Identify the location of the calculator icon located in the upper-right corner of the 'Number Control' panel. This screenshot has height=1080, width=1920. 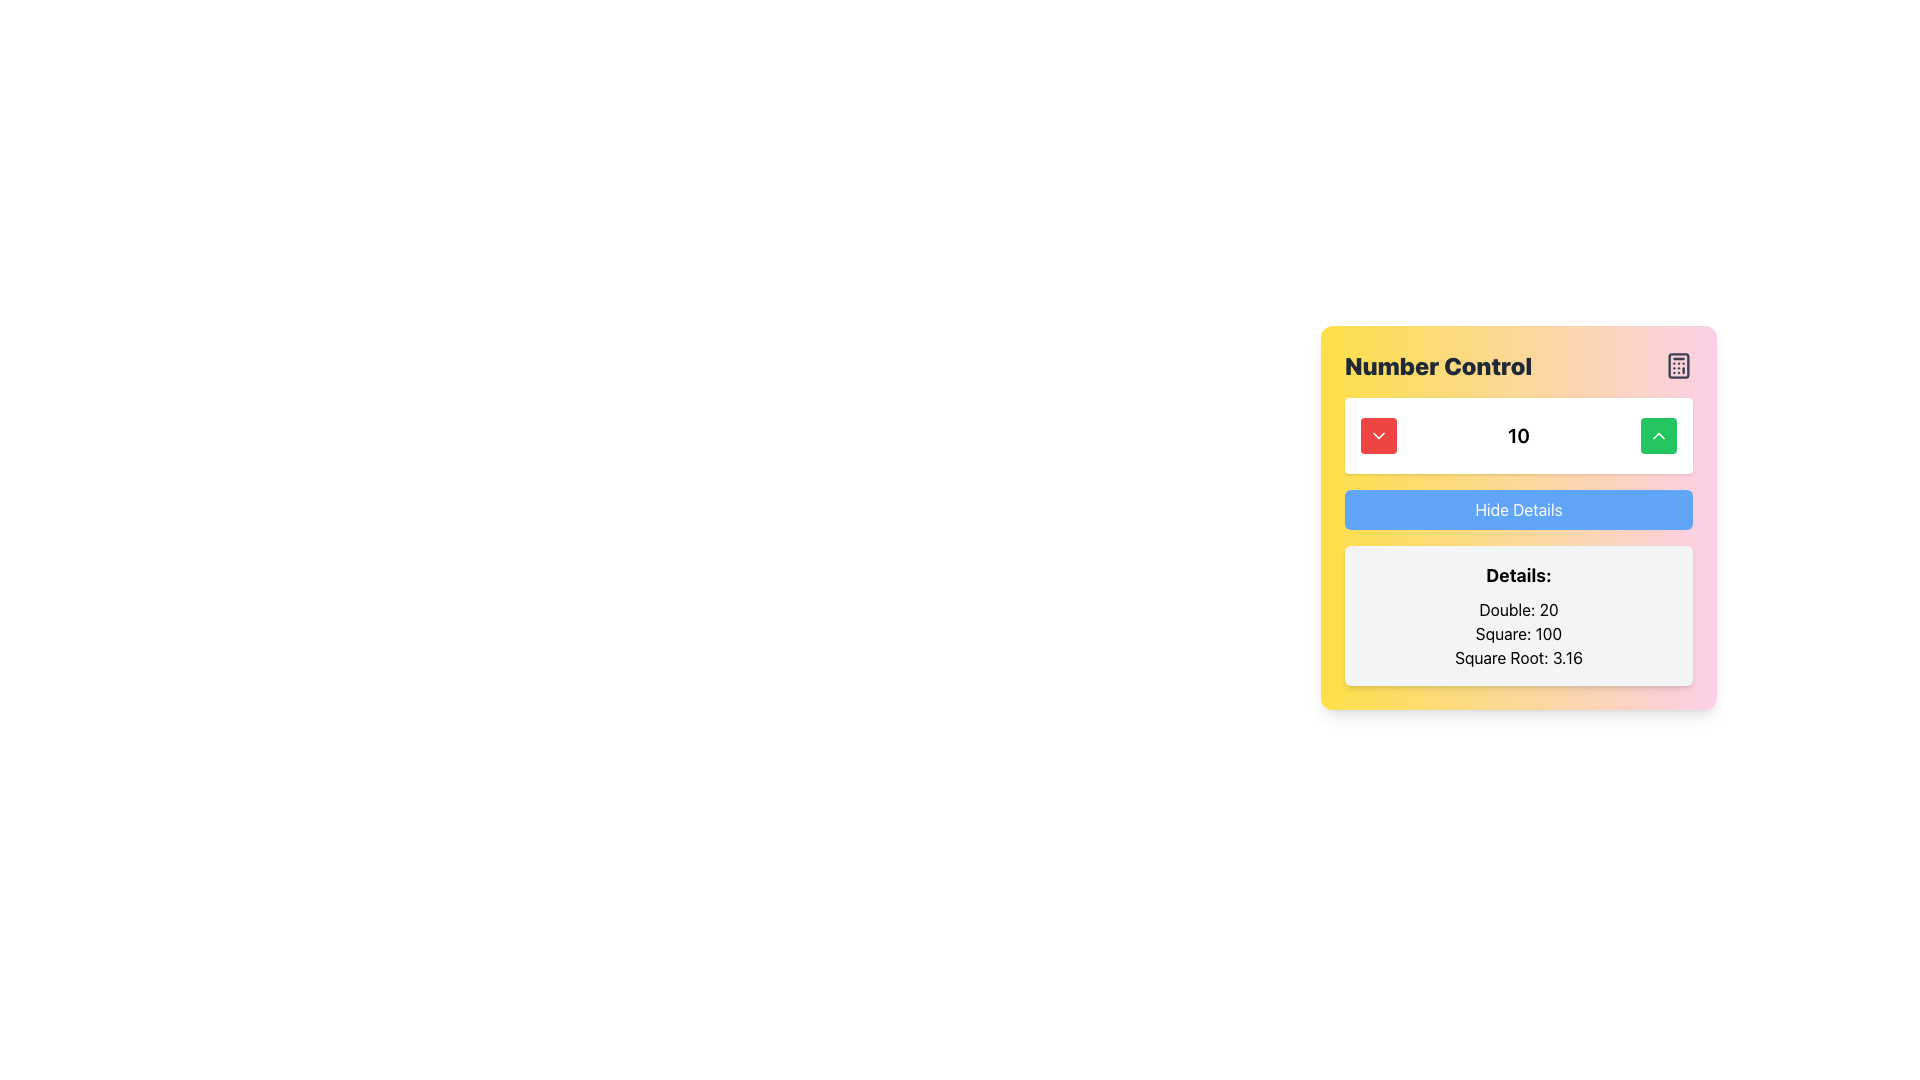
(1679, 366).